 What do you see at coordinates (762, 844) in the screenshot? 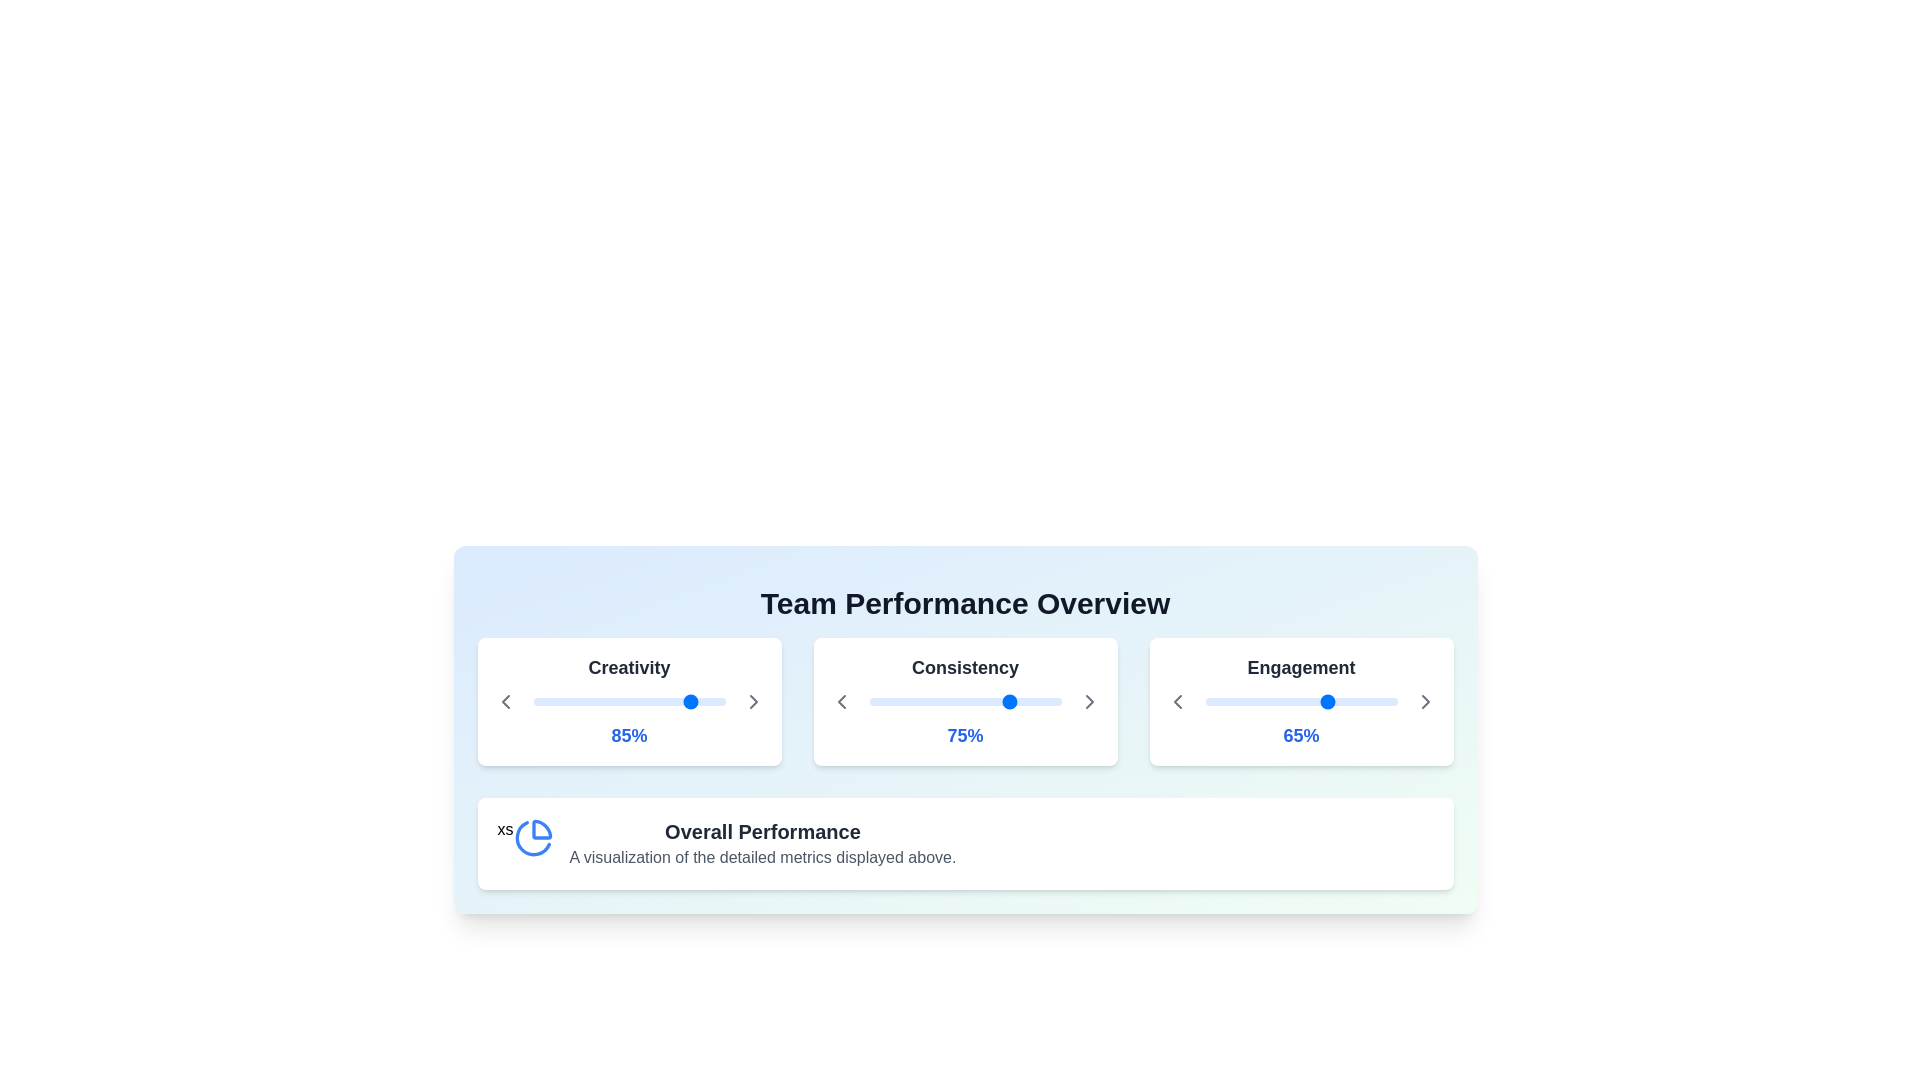
I see `text block containing the heading and subtitle for the 'Overall Performance' visualization, located below the 'Team Performance Overview' section and to the right of the circular icon labeled 'xs'` at bounding box center [762, 844].